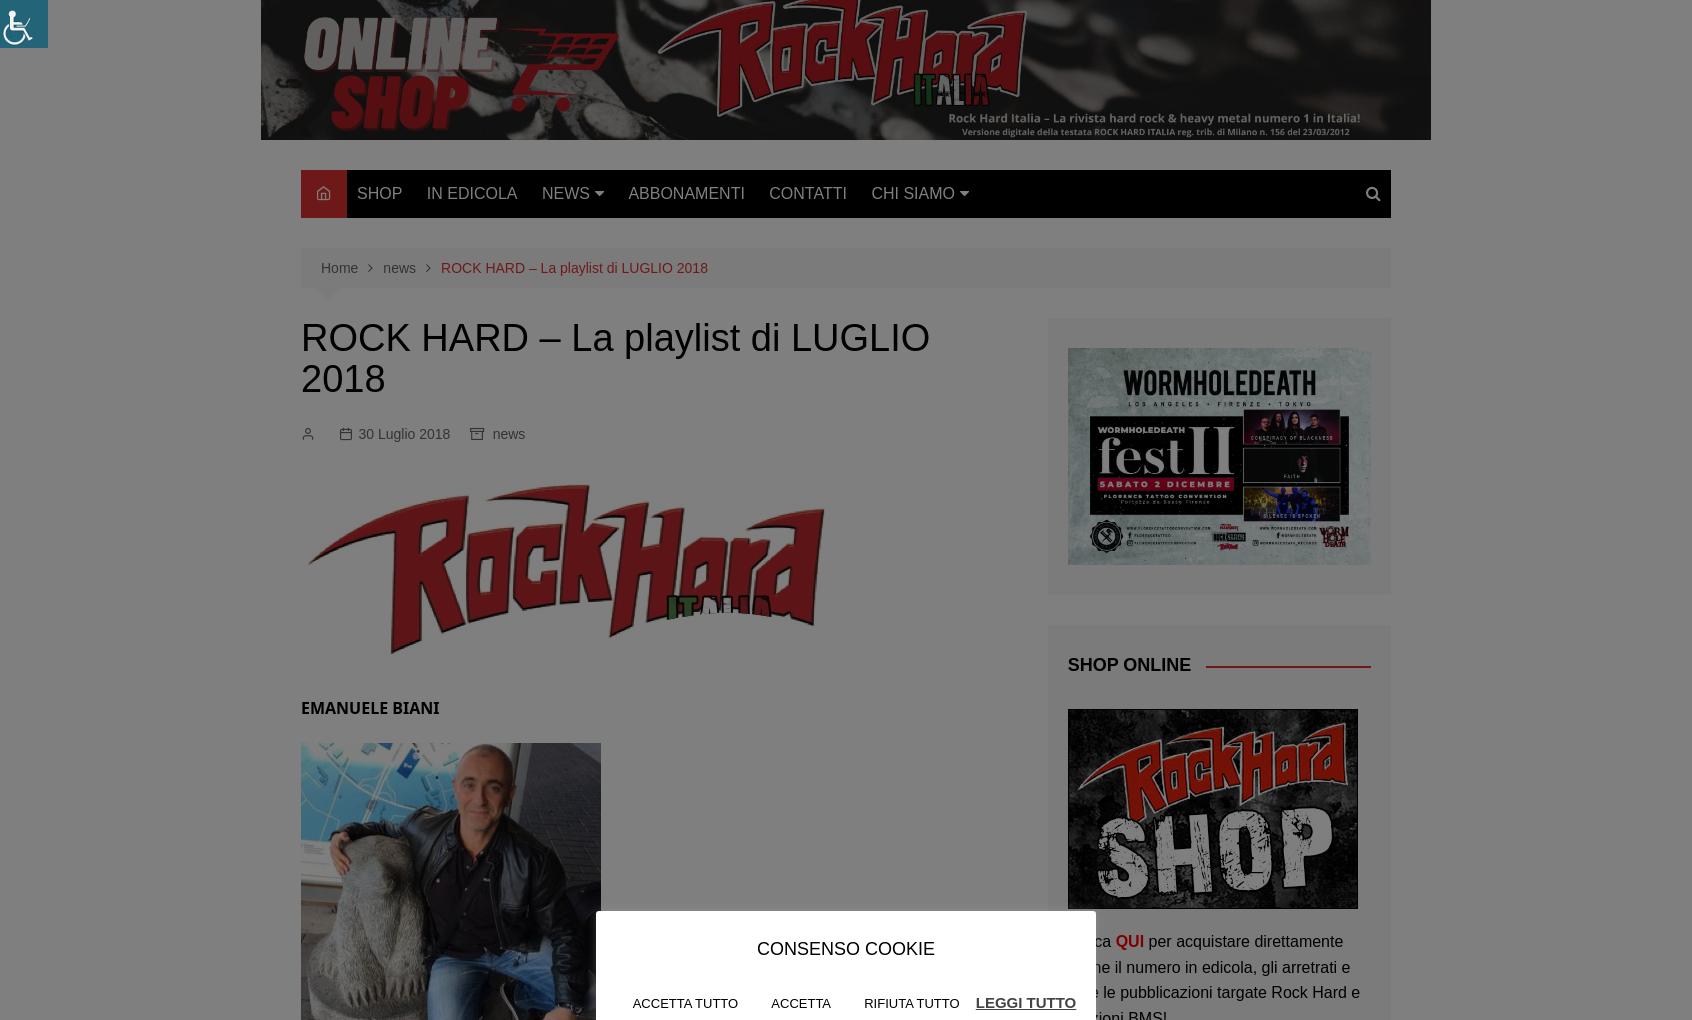 The image size is (1692, 1020). I want to click on 'Clicca', so click(1091, 939).